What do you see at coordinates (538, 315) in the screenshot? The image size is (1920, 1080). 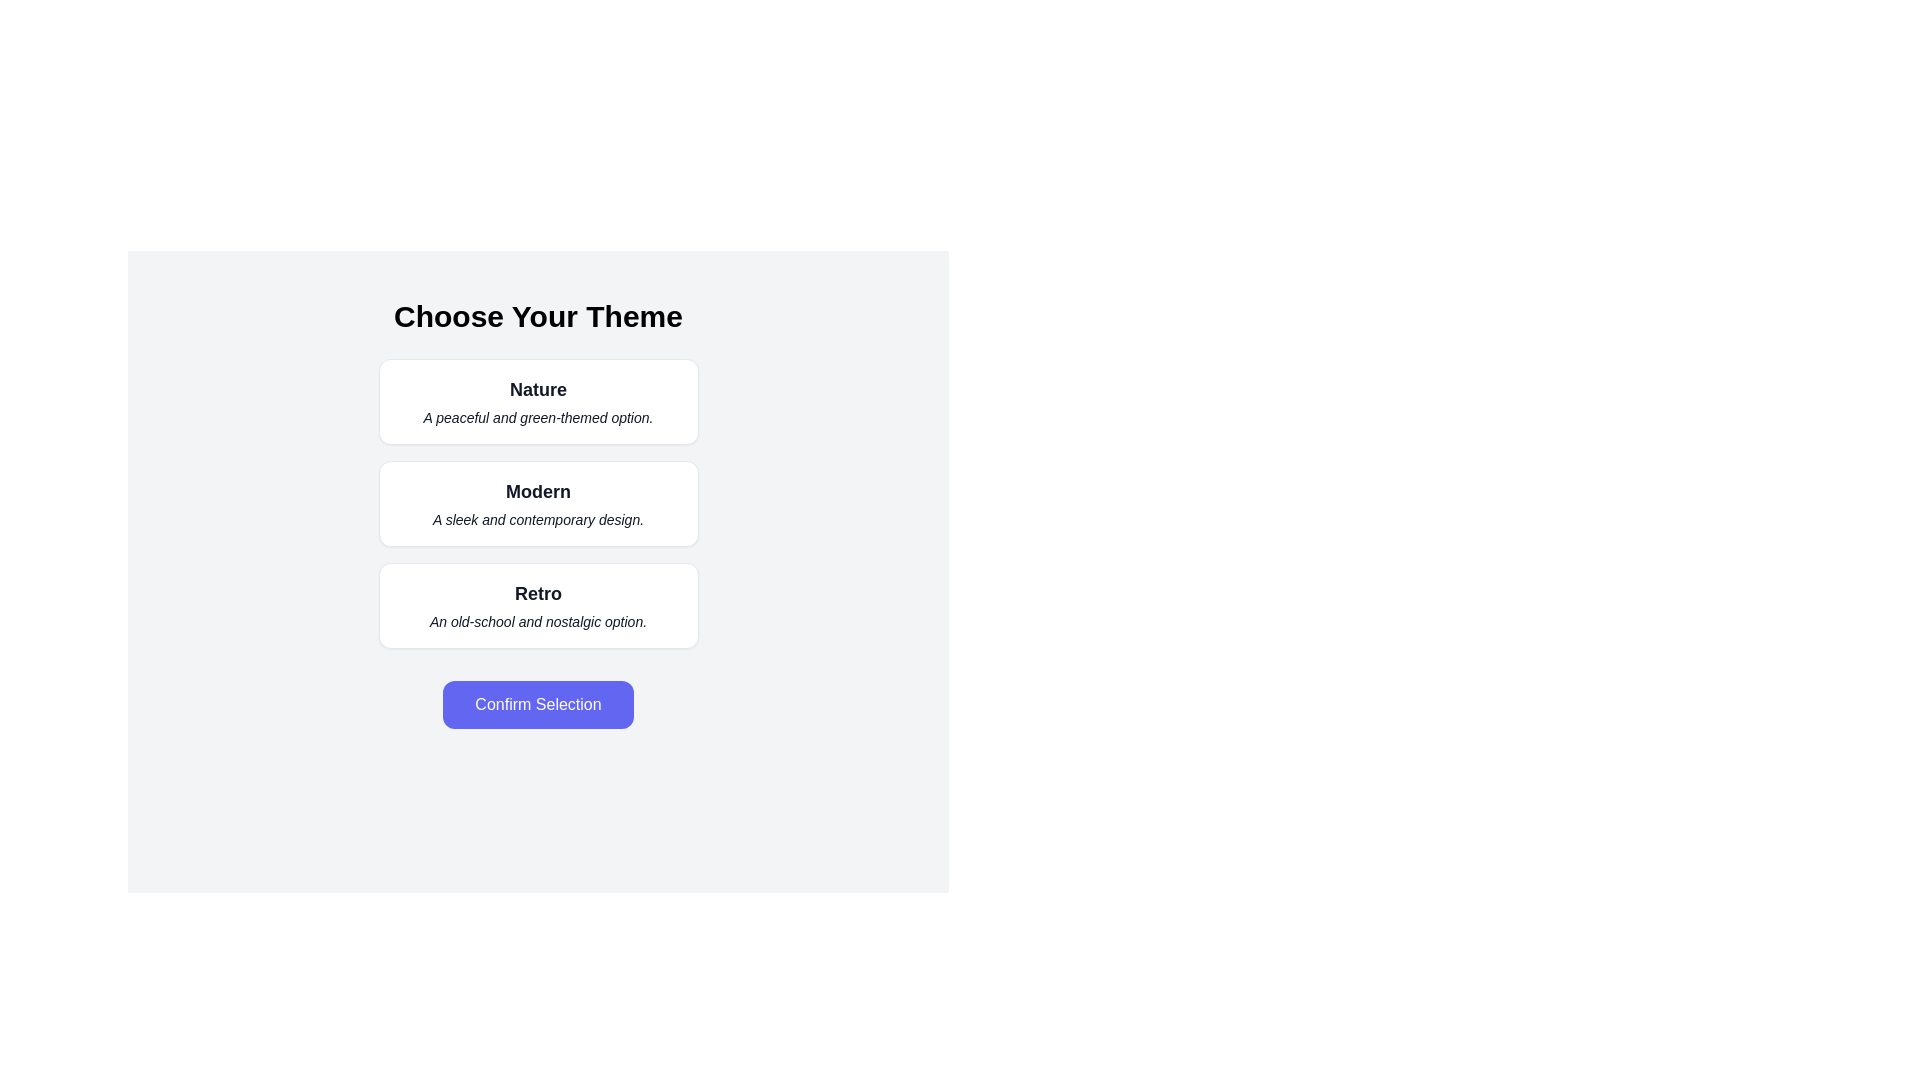 I see `text header displaying 'Choose Your Theme', which is prominently styled in bold and large font, located at the top center of the interface` at bounding box center [538, 315].